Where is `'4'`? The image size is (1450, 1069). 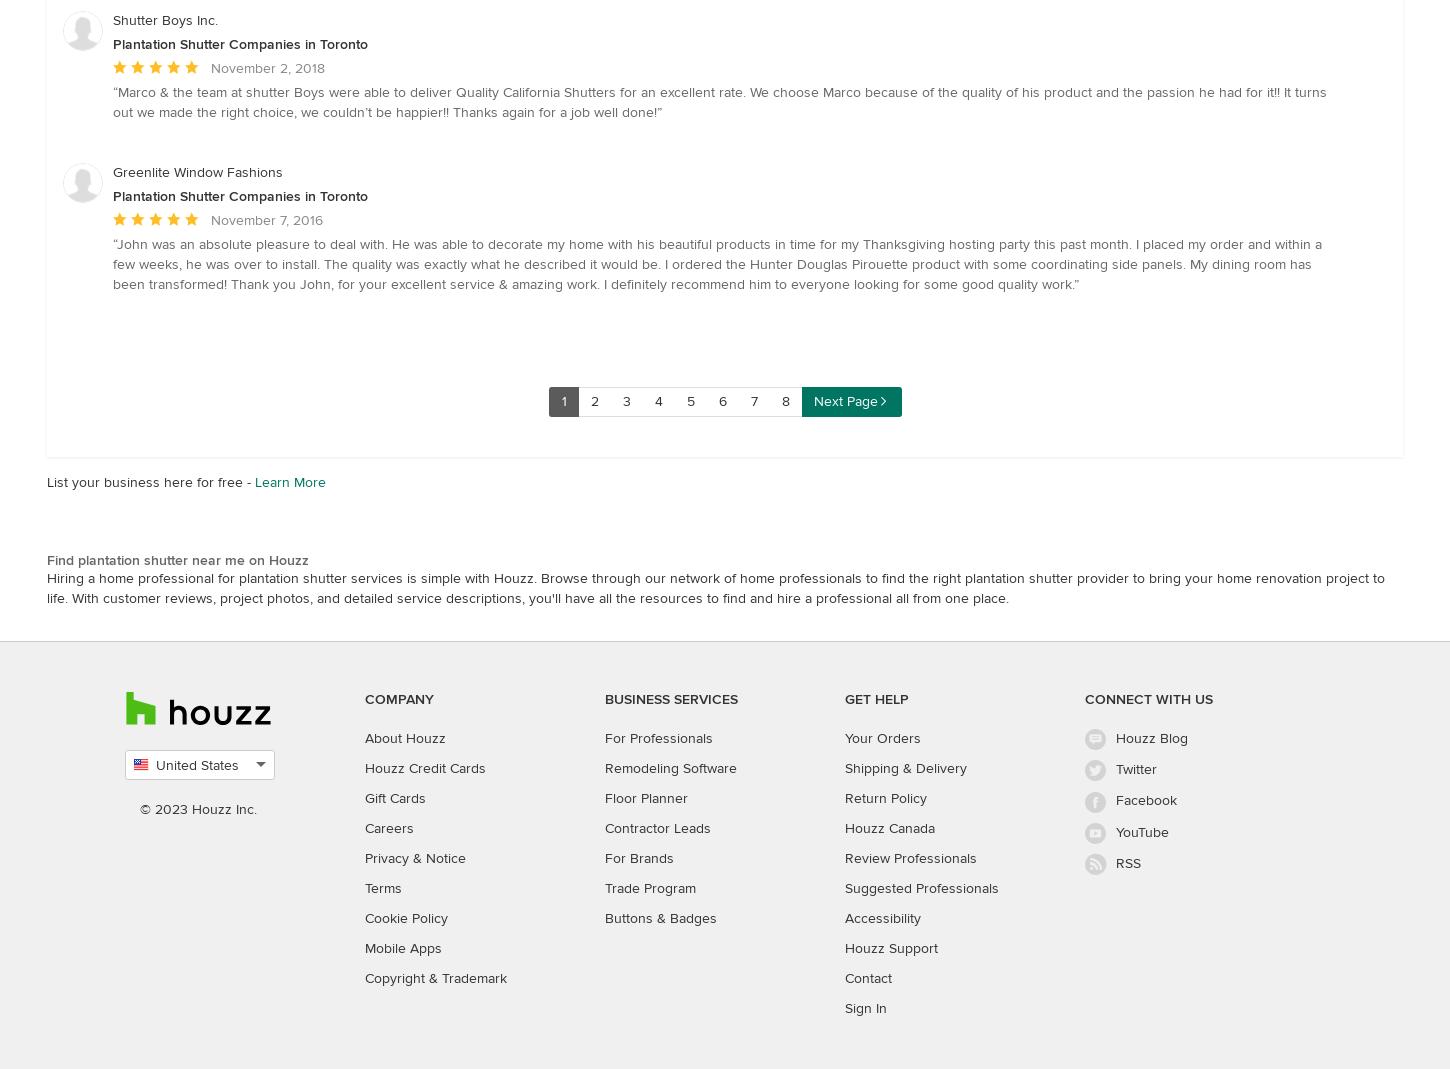
'4' is located at coordinates (657, 400).